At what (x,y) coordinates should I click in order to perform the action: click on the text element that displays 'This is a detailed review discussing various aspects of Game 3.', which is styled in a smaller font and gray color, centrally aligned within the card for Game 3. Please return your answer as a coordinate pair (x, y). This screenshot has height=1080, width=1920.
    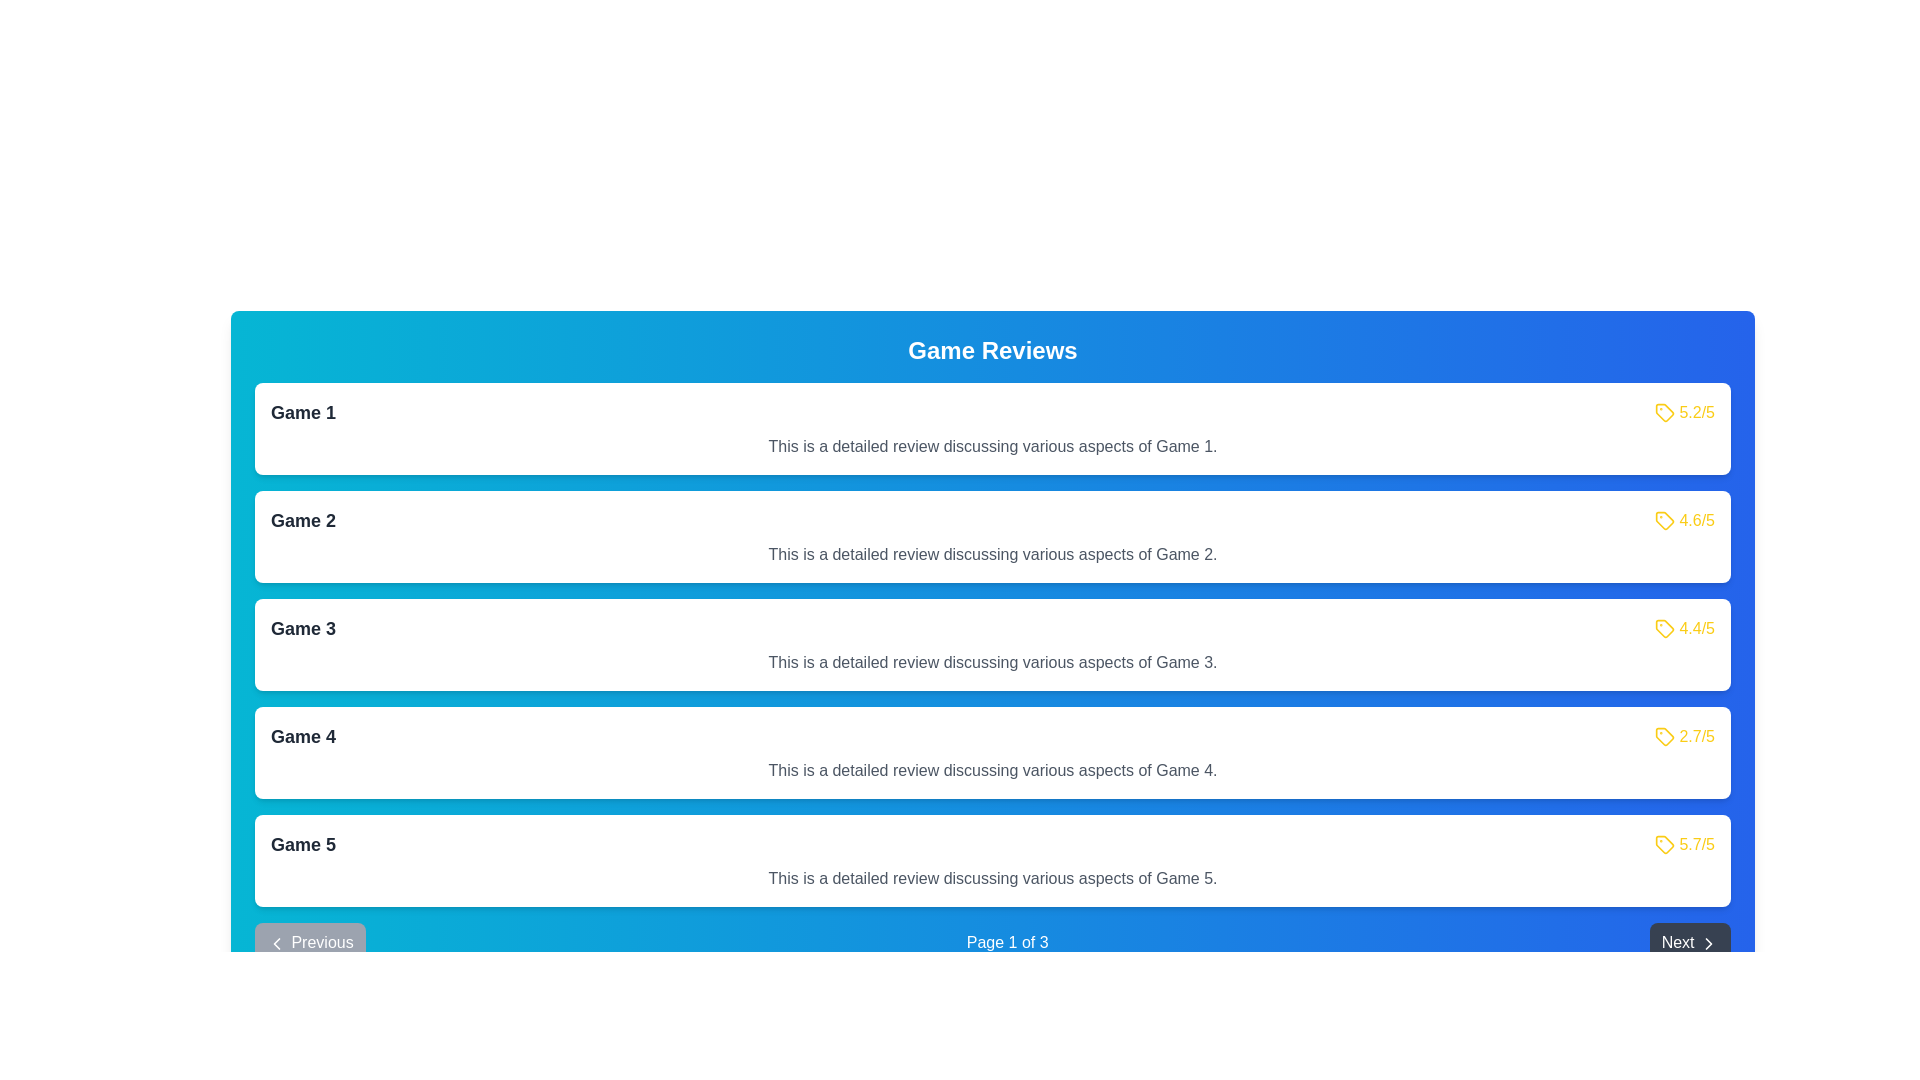
    Looking at the image, I should click on (993, 663).